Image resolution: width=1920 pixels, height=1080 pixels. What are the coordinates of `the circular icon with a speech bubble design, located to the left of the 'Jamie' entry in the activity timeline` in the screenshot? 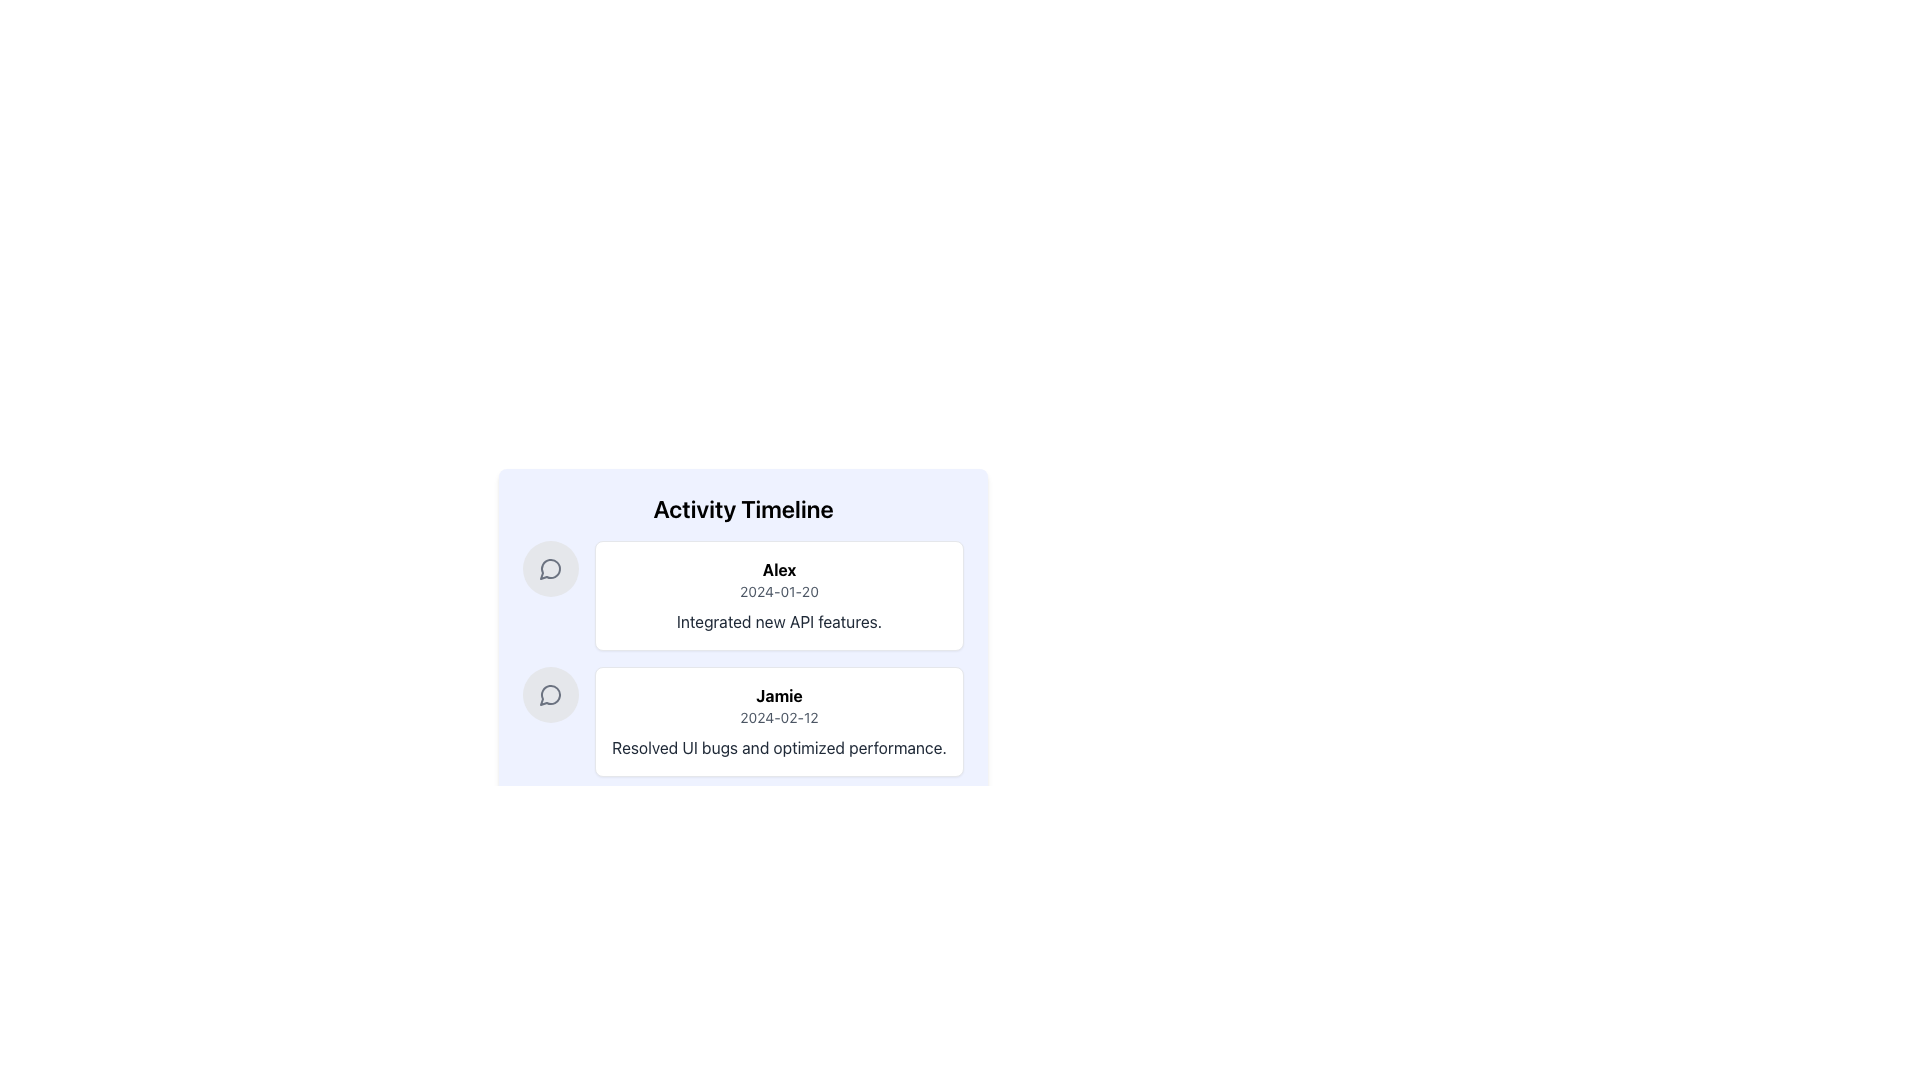 It's located at (551, 693).